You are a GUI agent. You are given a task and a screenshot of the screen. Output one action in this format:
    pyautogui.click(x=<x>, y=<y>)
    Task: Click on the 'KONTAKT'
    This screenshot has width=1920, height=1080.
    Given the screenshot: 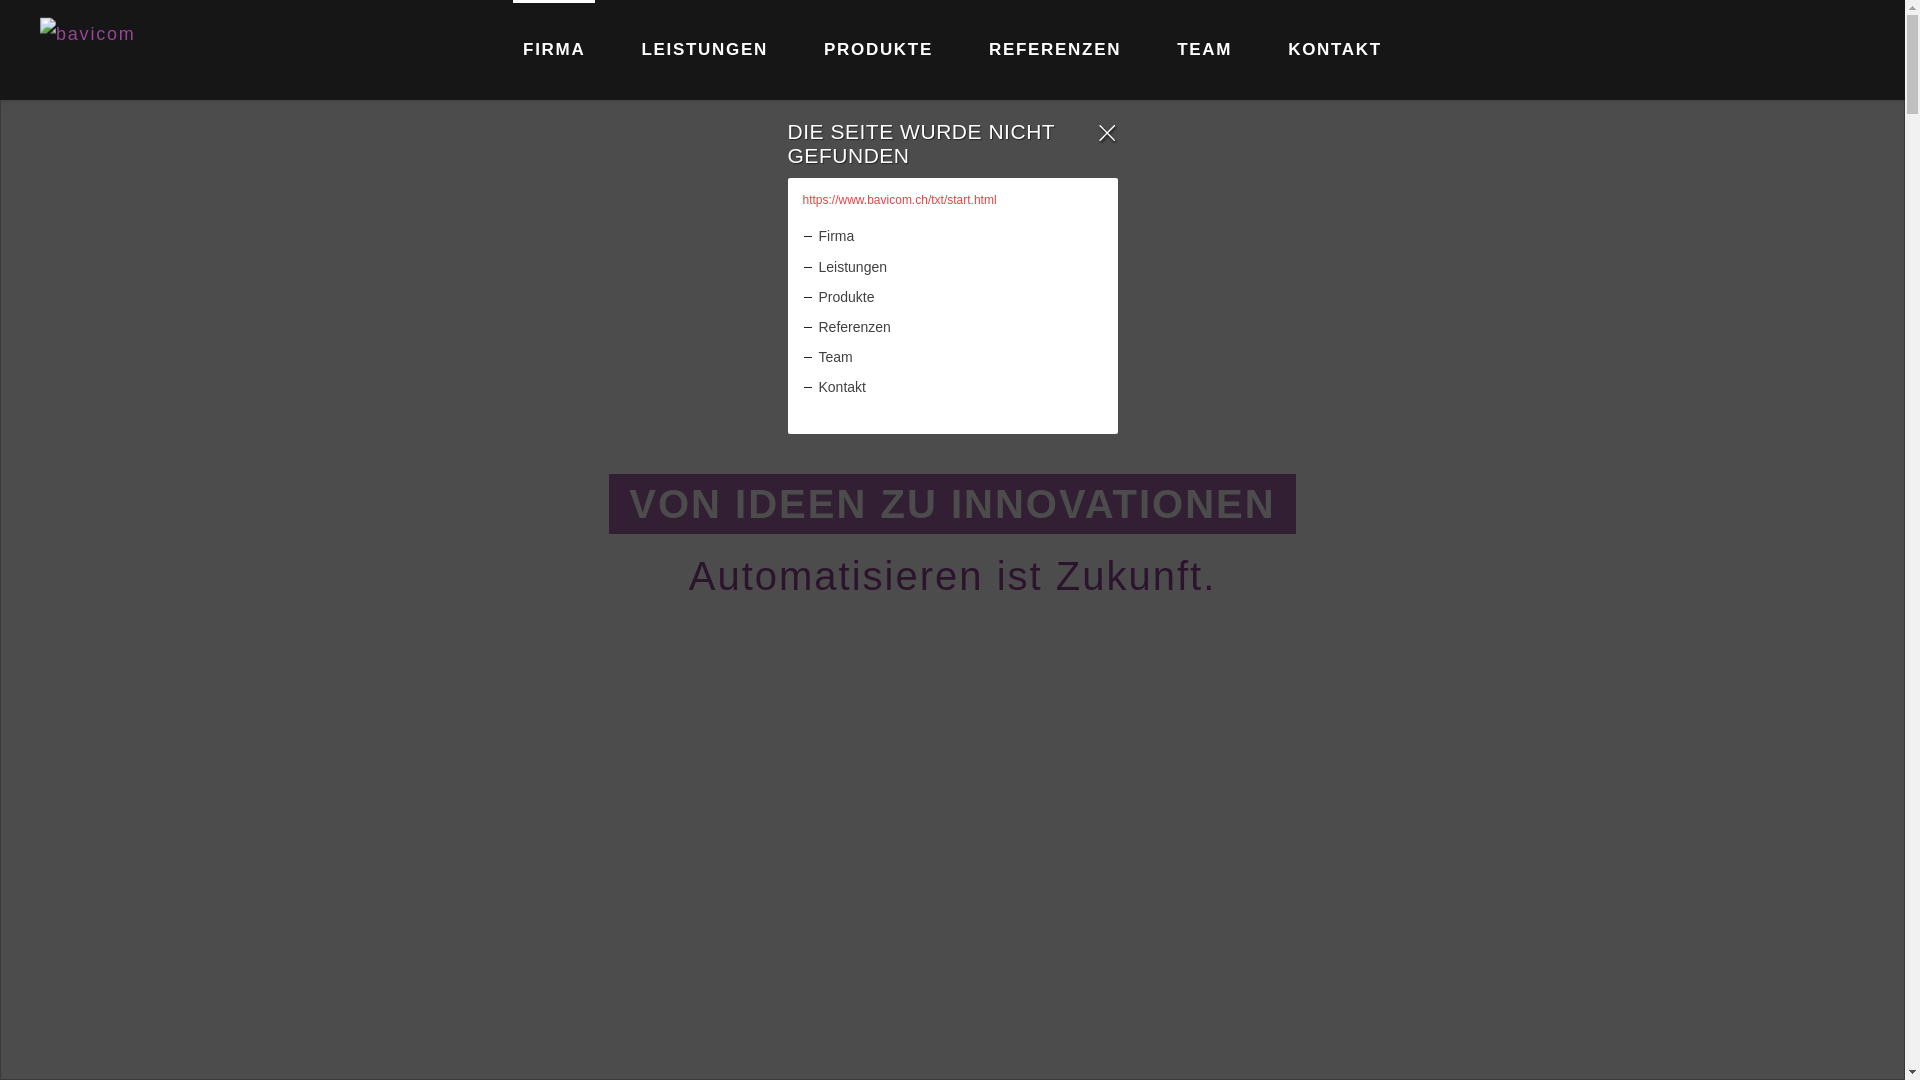 What is the action you would take?
    pyautogui.click(x=1334, y=49)
    